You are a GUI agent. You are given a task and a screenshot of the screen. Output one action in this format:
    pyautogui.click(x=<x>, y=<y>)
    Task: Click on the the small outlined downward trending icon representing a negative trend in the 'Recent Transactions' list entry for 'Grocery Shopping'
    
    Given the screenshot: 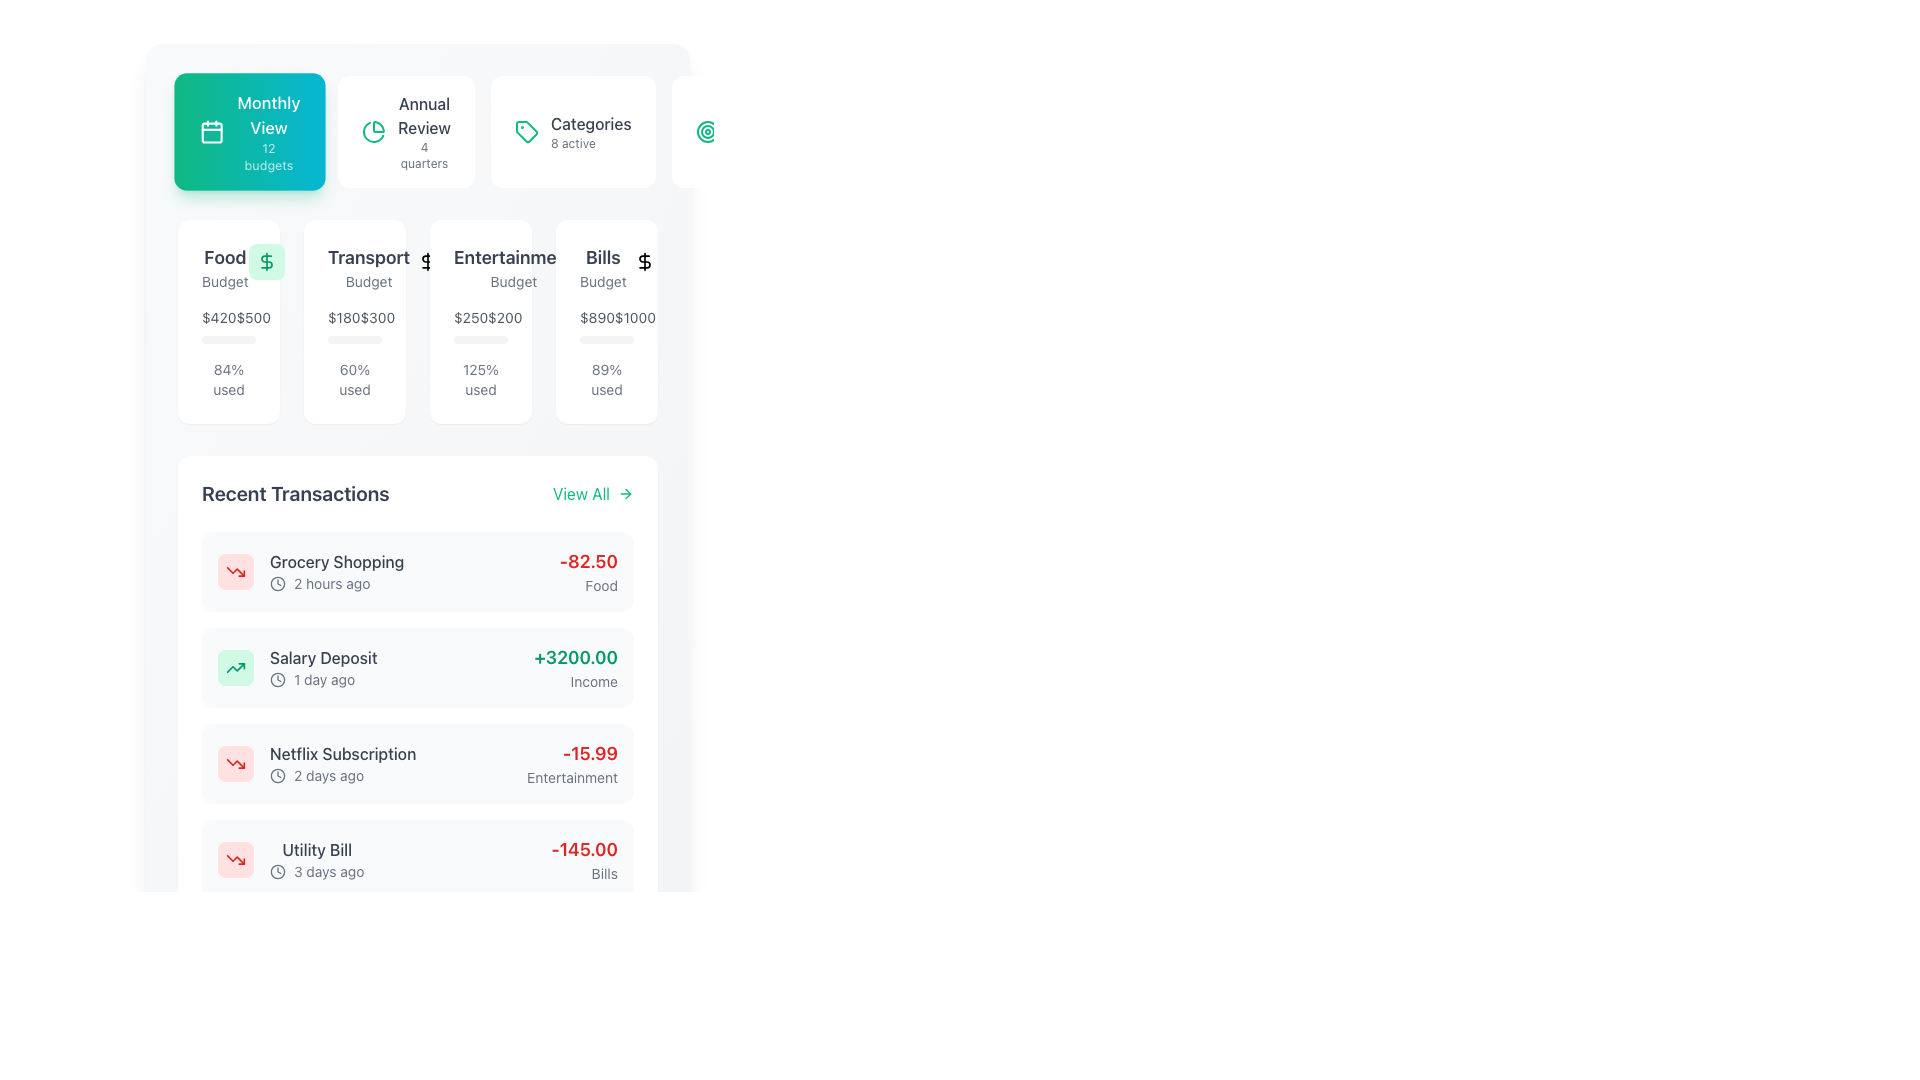 What is the action you would take?
    pyautogui.click(x=235, y=859)
    